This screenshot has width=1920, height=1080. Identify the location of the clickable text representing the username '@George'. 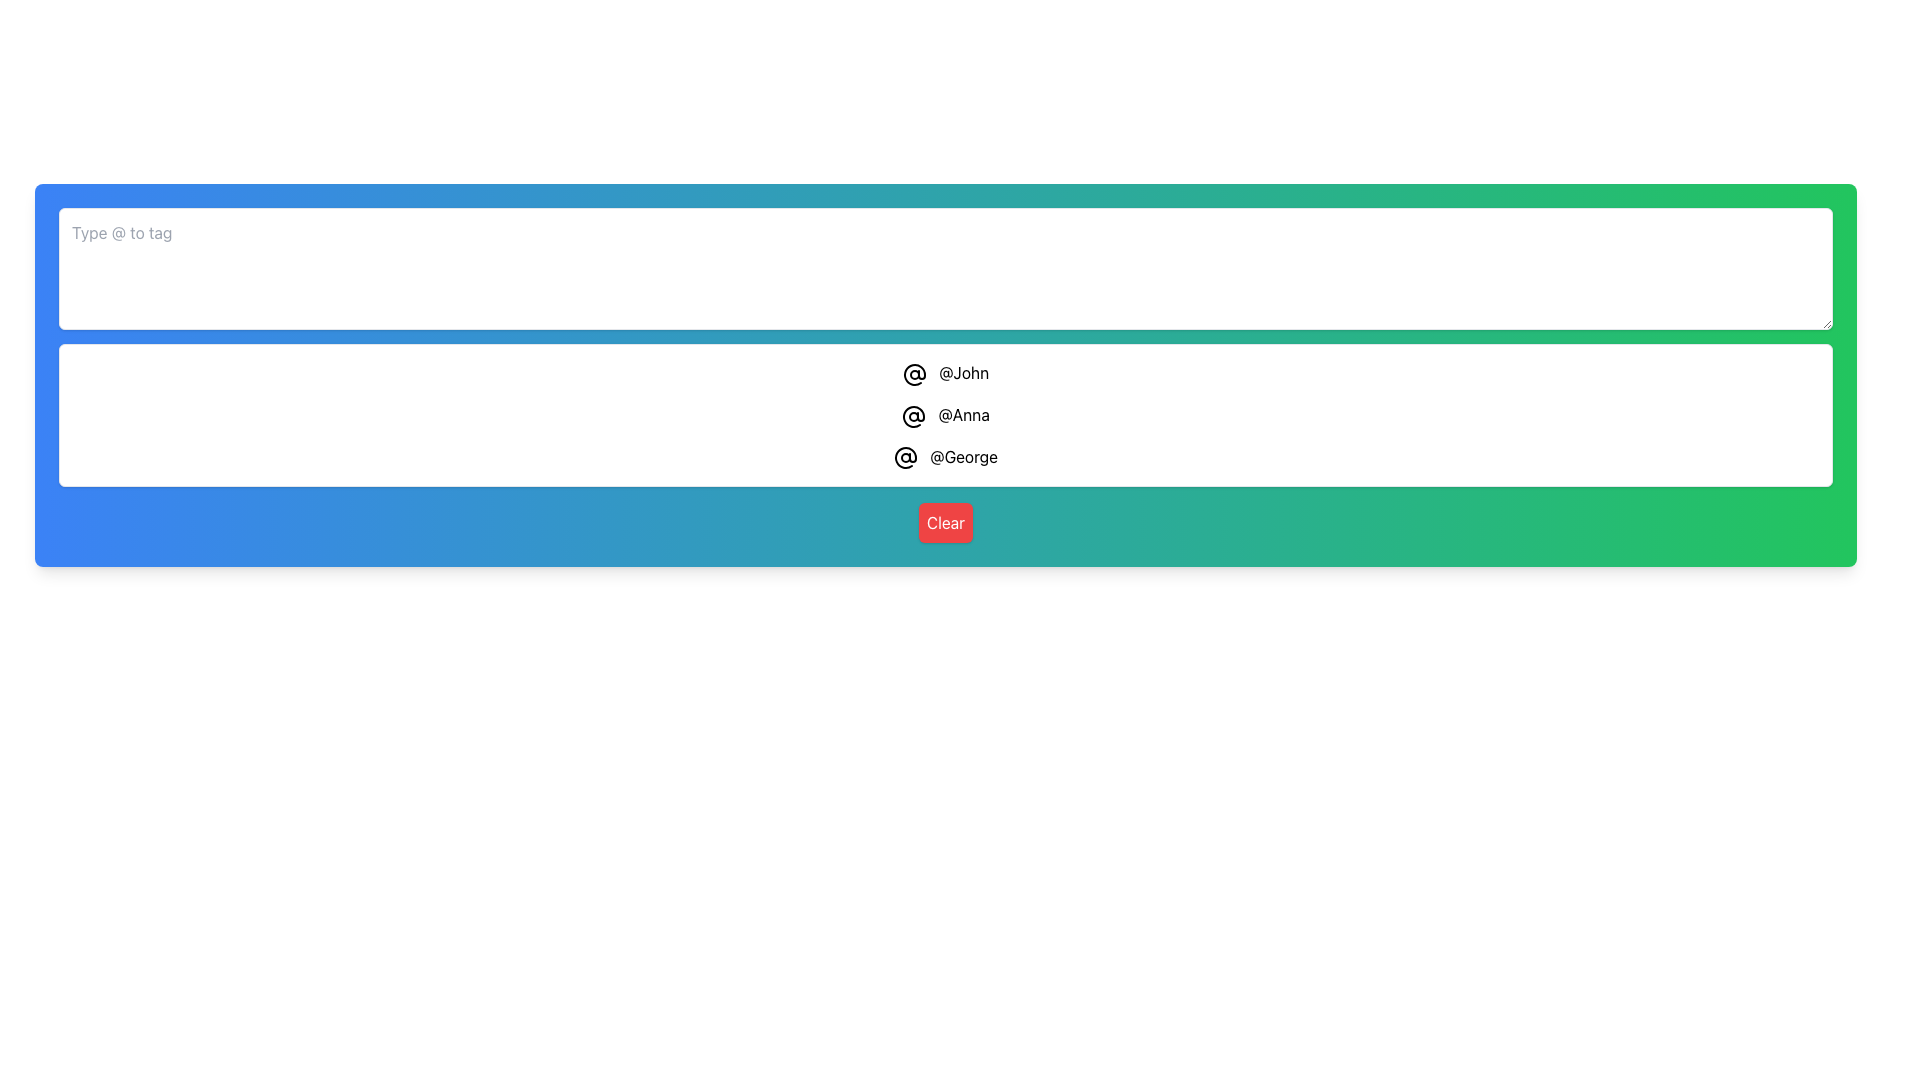
(944, 456).